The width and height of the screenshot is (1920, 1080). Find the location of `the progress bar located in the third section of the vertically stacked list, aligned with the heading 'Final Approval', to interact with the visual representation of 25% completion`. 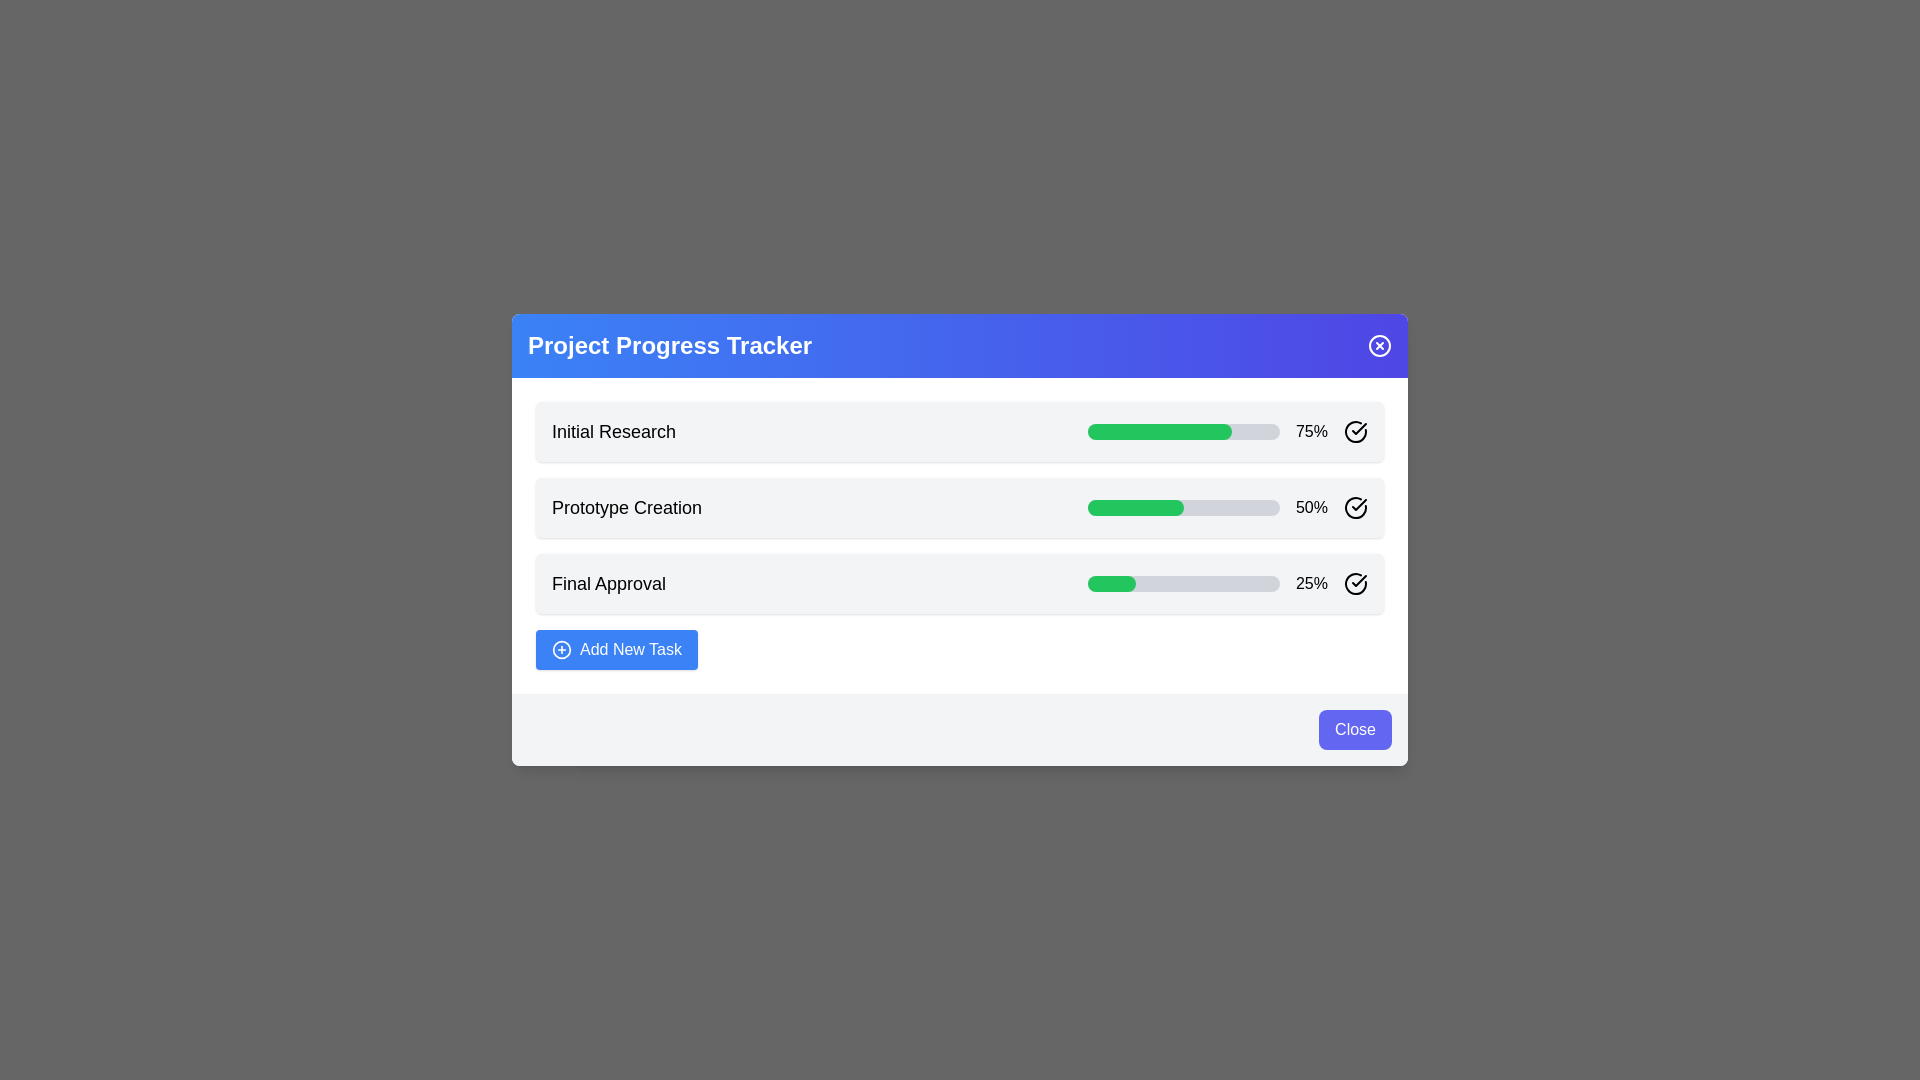

the progress bar located in the third section of the vertically stacked list, aligned with the heading 'Final Approval', to interact with the visual representation of 25% completion is located at coordinates (1227, 583).